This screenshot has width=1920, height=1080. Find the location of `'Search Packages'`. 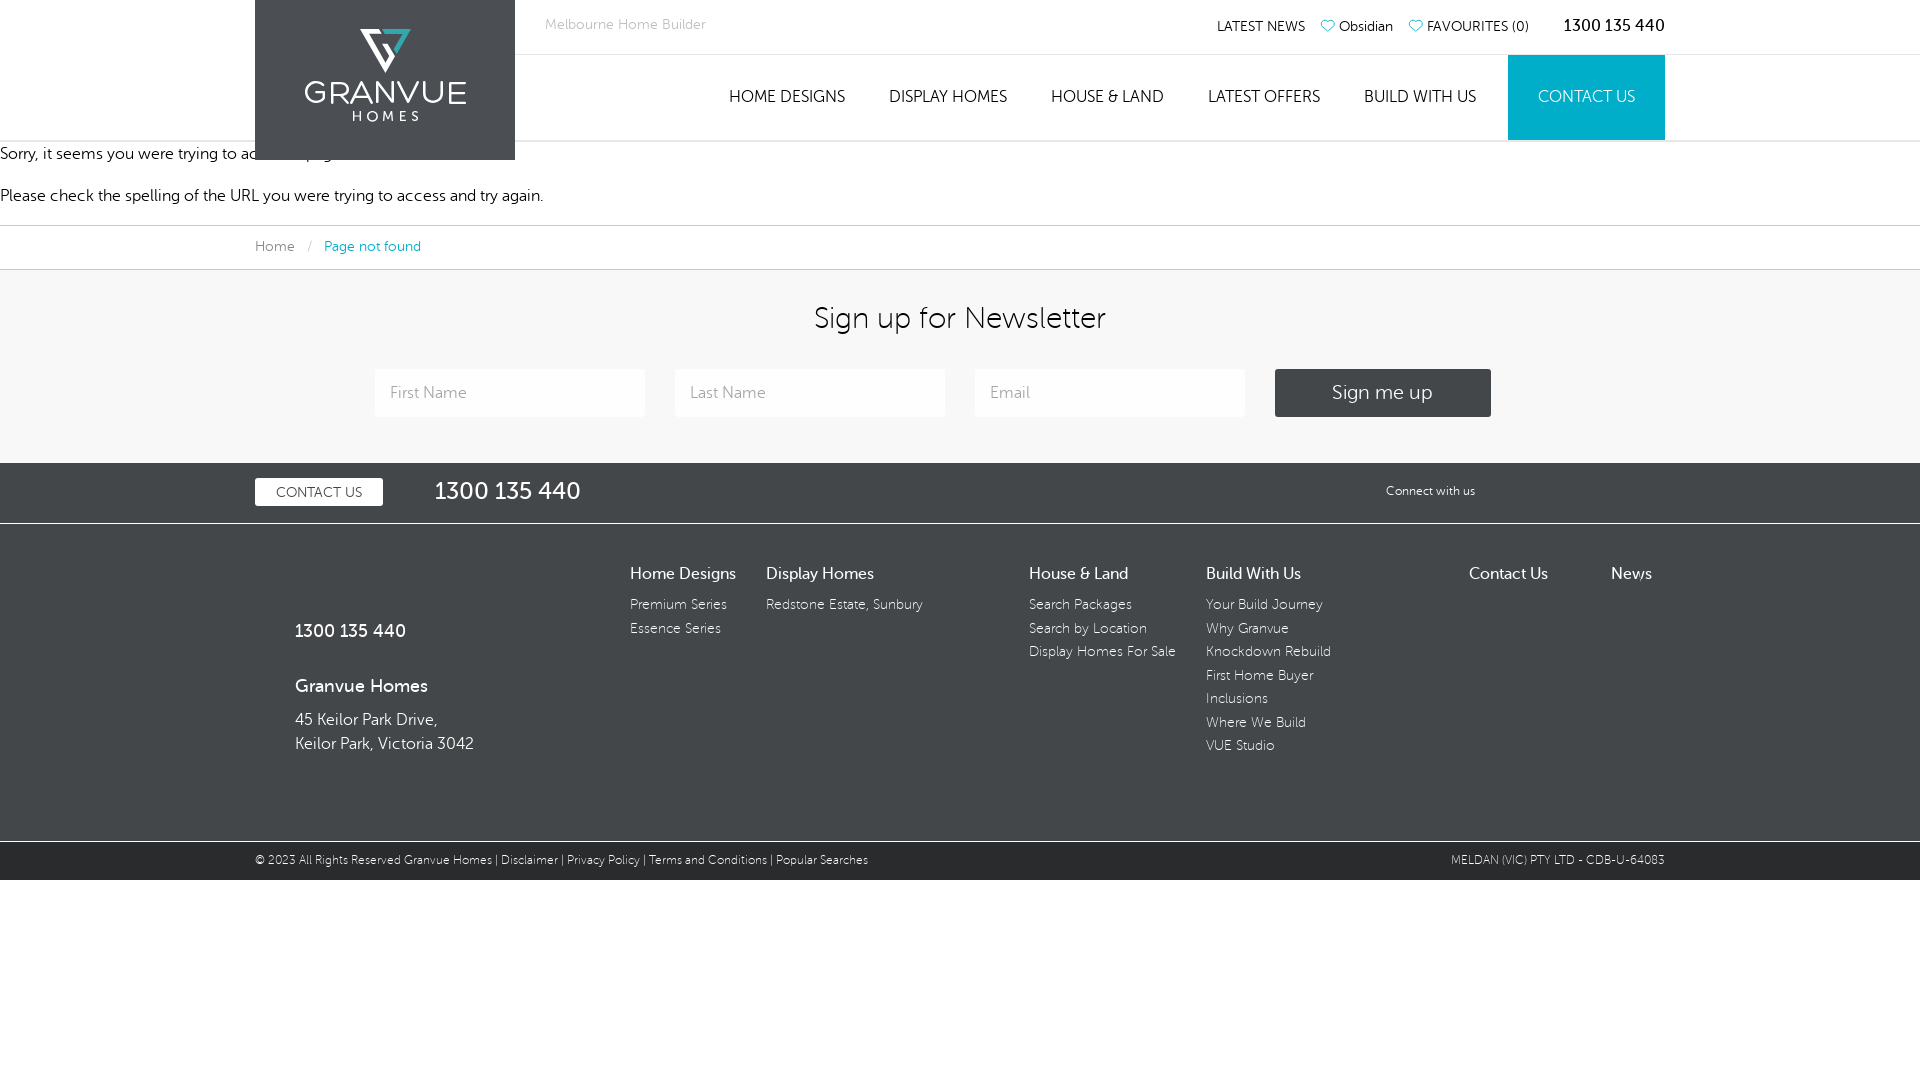

'Search Packages' is located at coordinates (1079, 603).